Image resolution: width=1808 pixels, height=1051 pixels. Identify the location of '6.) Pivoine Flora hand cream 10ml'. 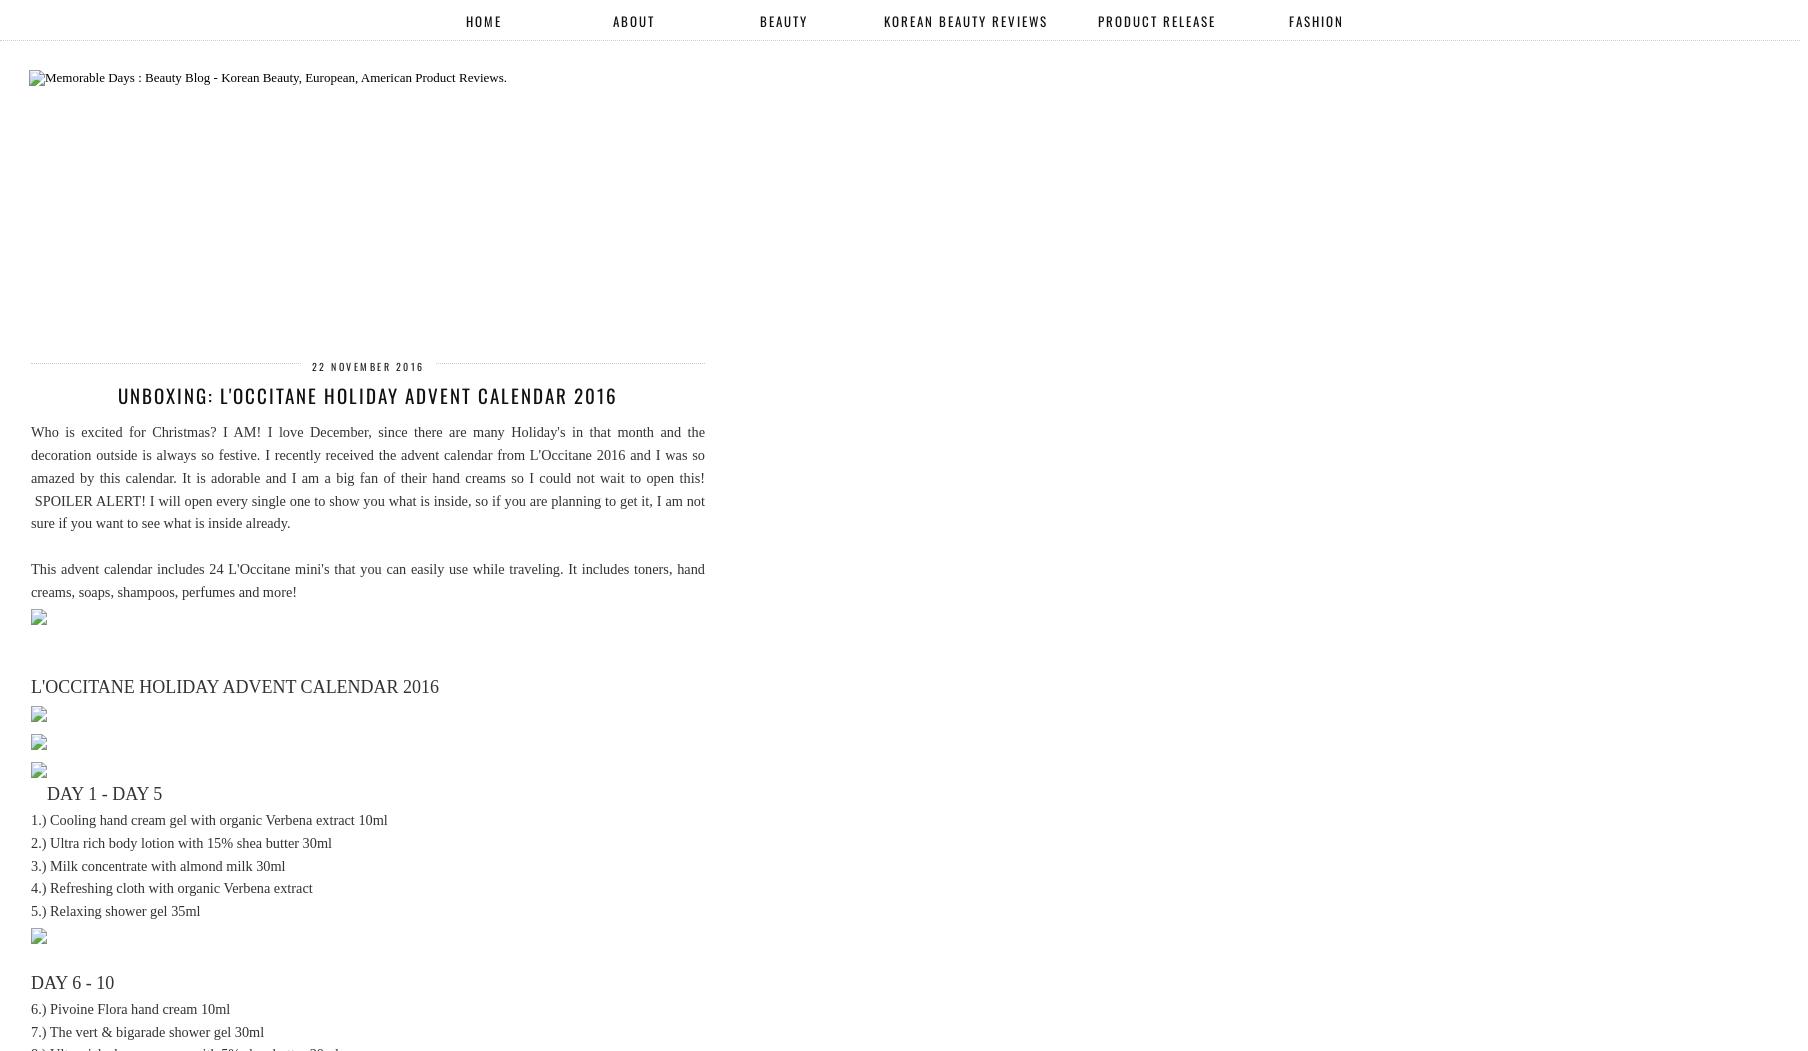
(129, 1008).